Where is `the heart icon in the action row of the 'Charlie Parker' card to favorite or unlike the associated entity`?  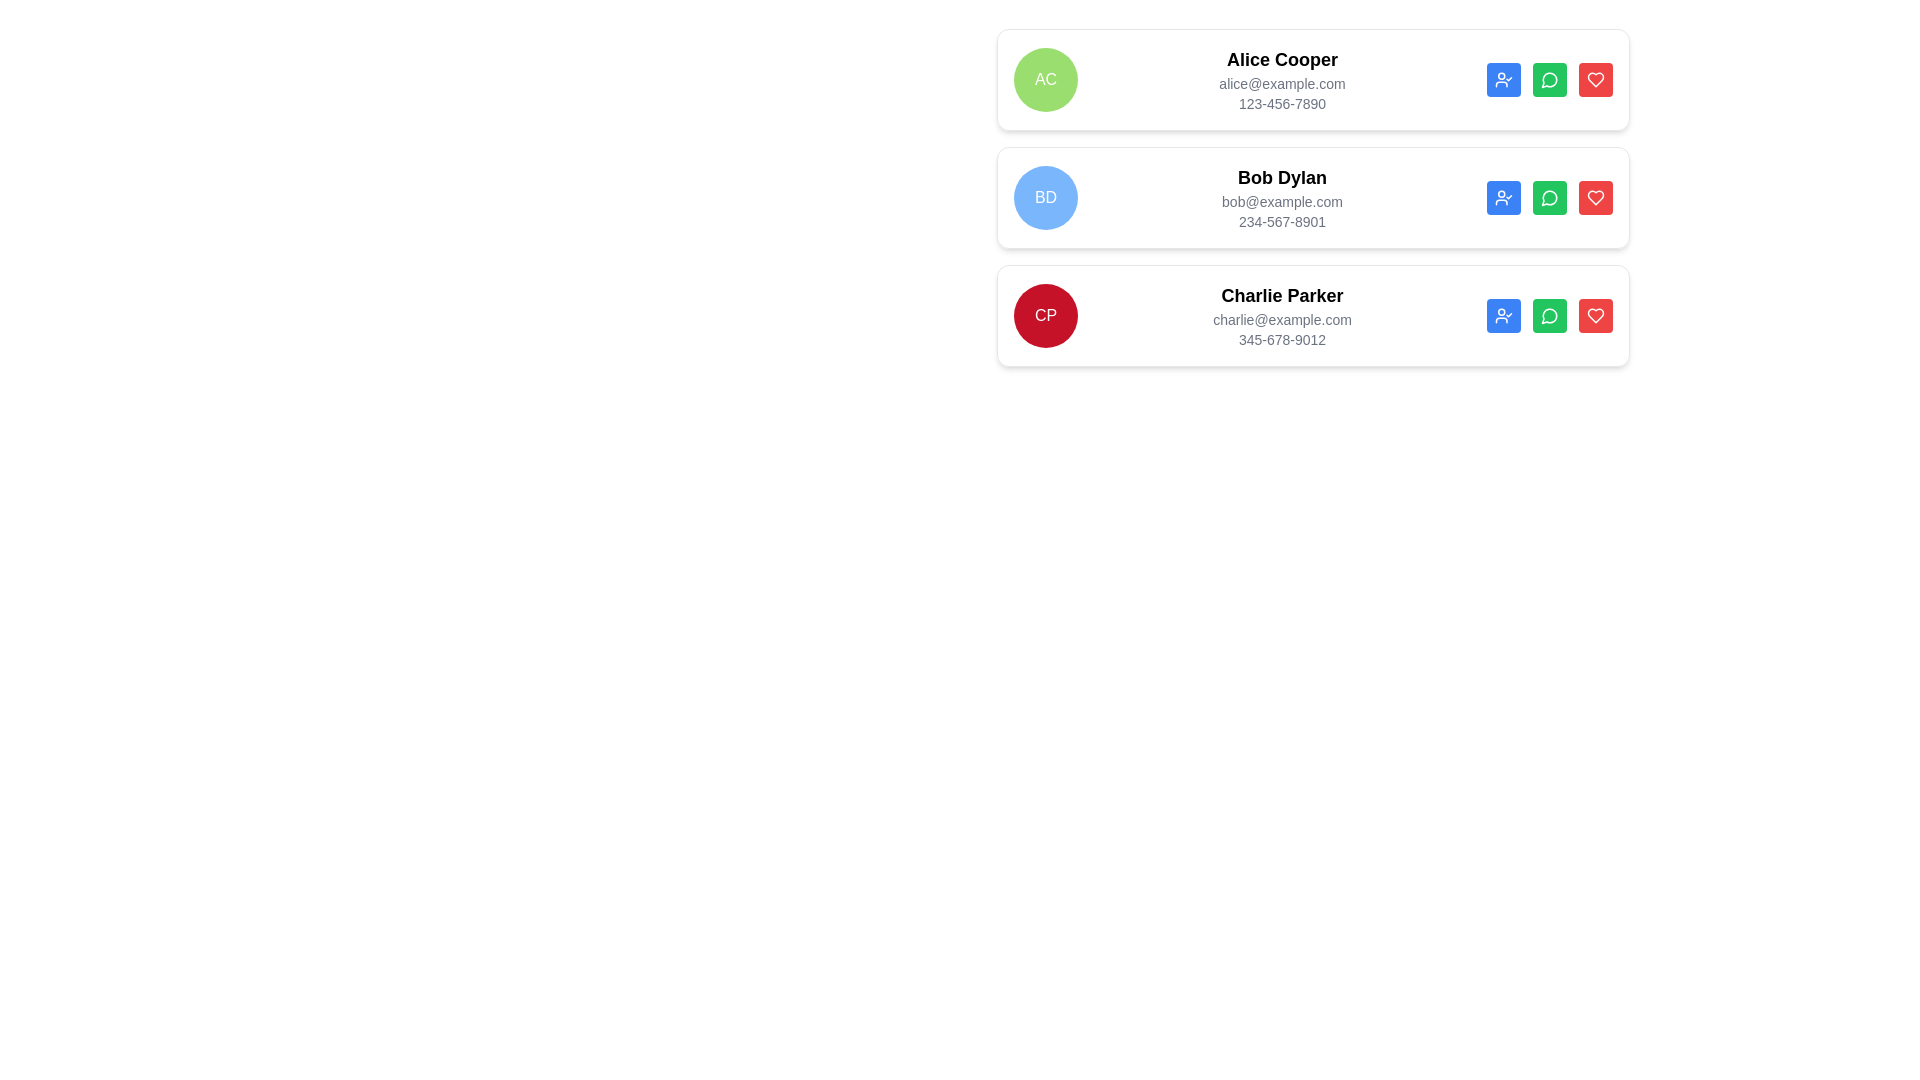 the heart icon in the action row of the 'Charlie Parker' card to favorite or unlike the associated entity is located at coordinates (1595, 315).